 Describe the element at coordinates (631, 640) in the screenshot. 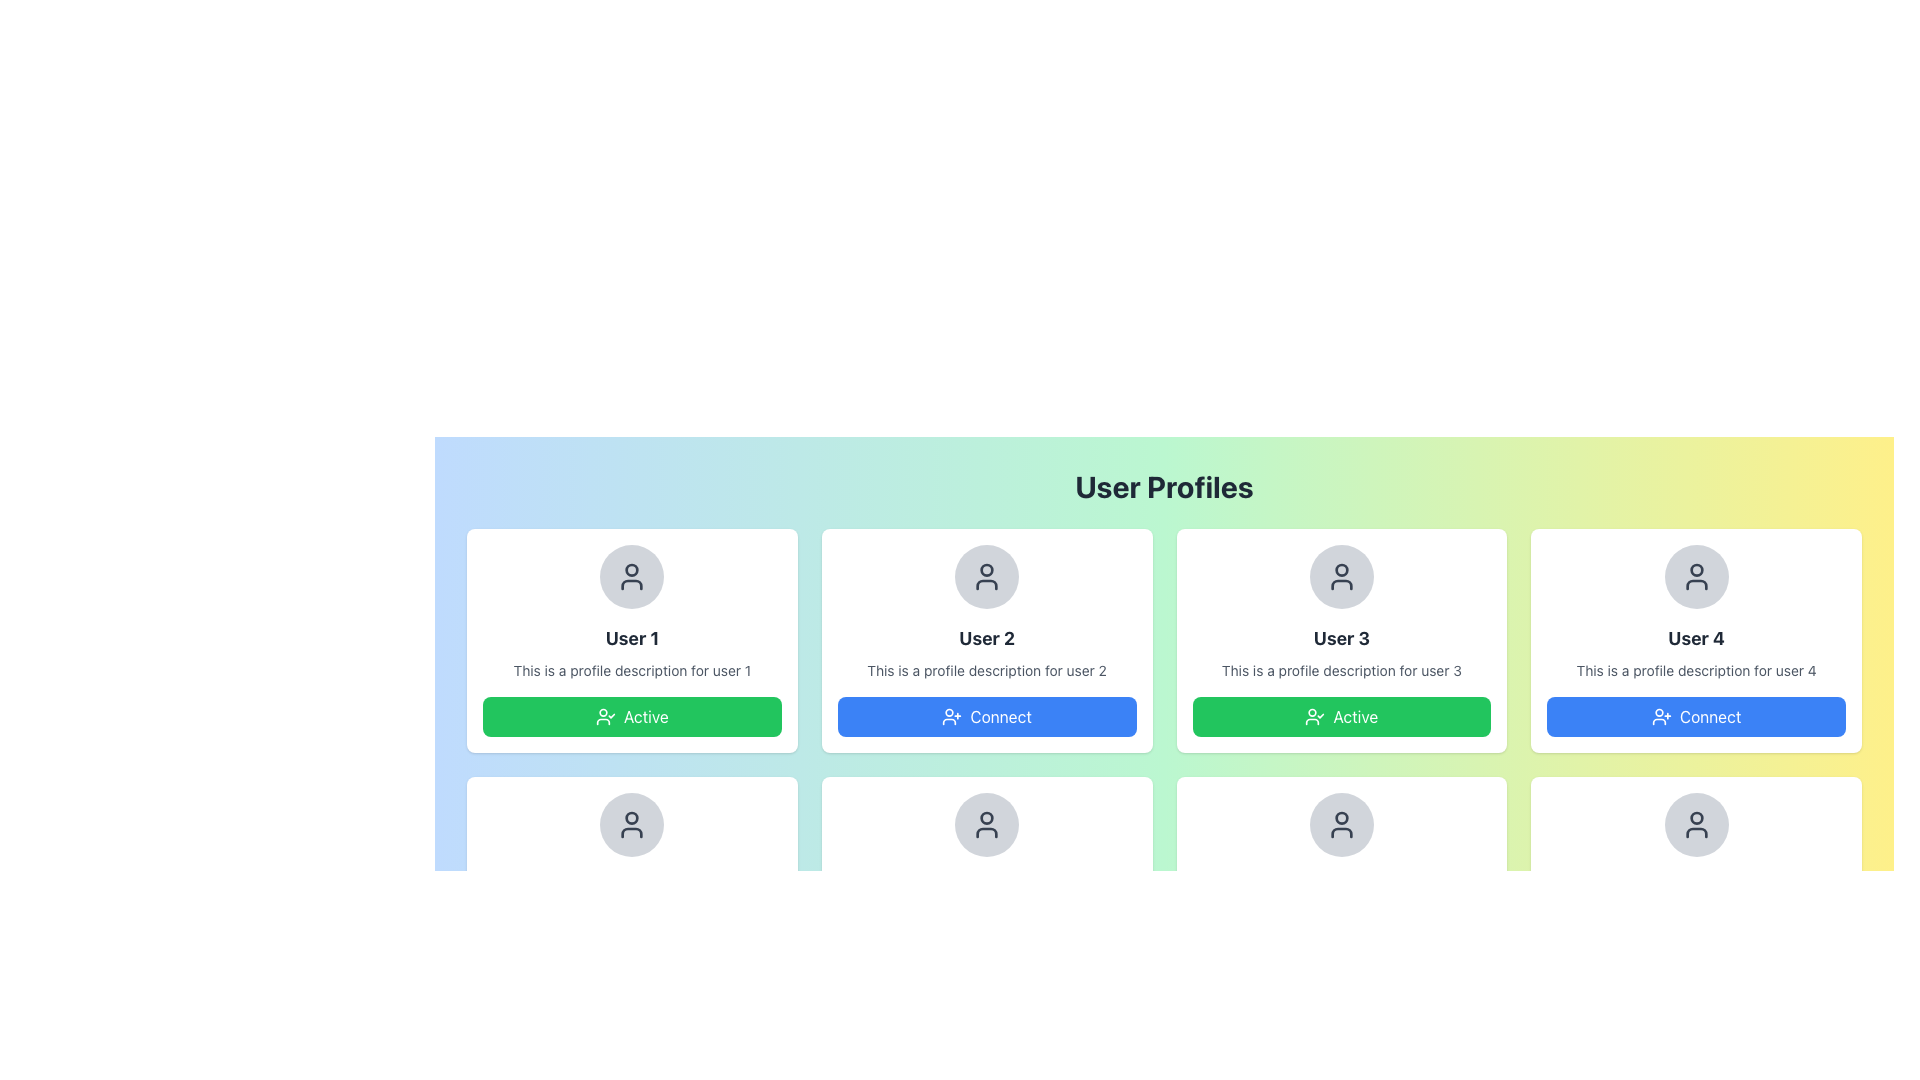

I see `the user profile card located at the top-left corner of the grid layout` at that location.